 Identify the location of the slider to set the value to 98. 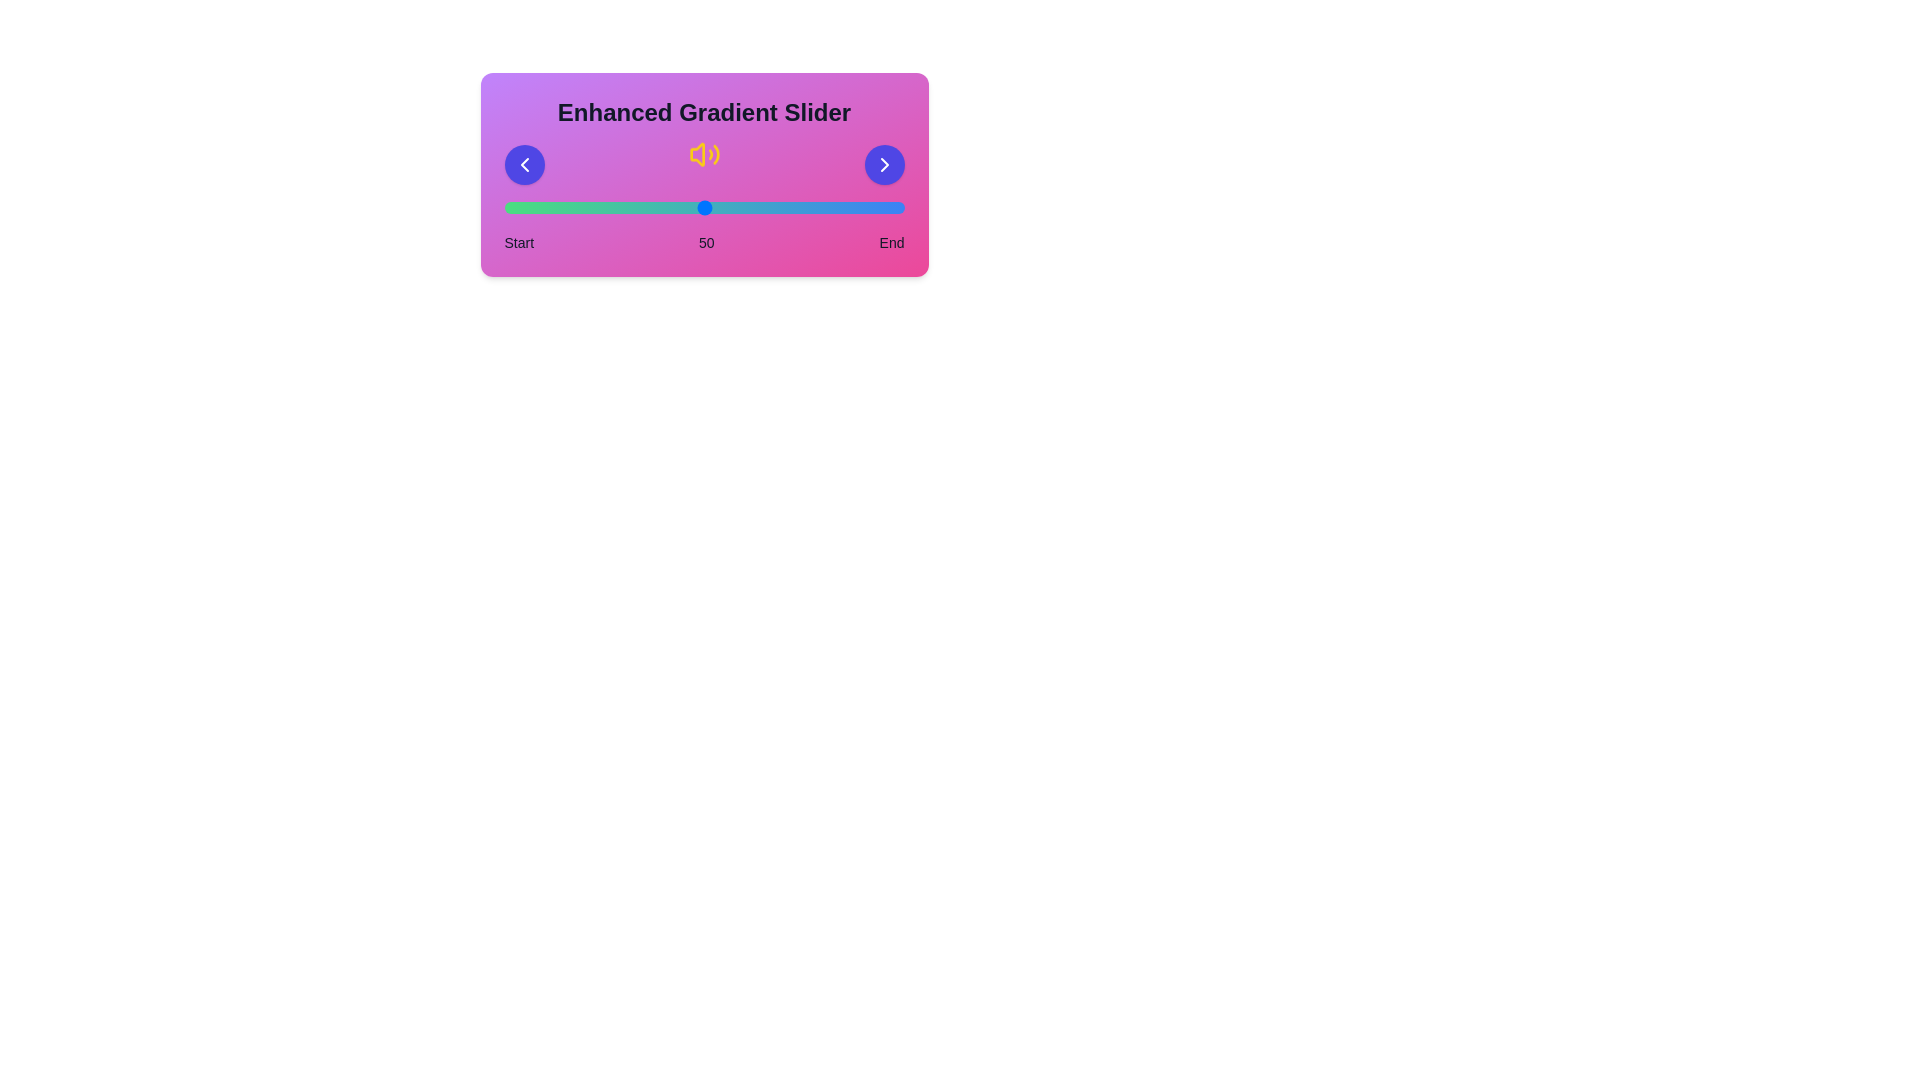
(895, 208).